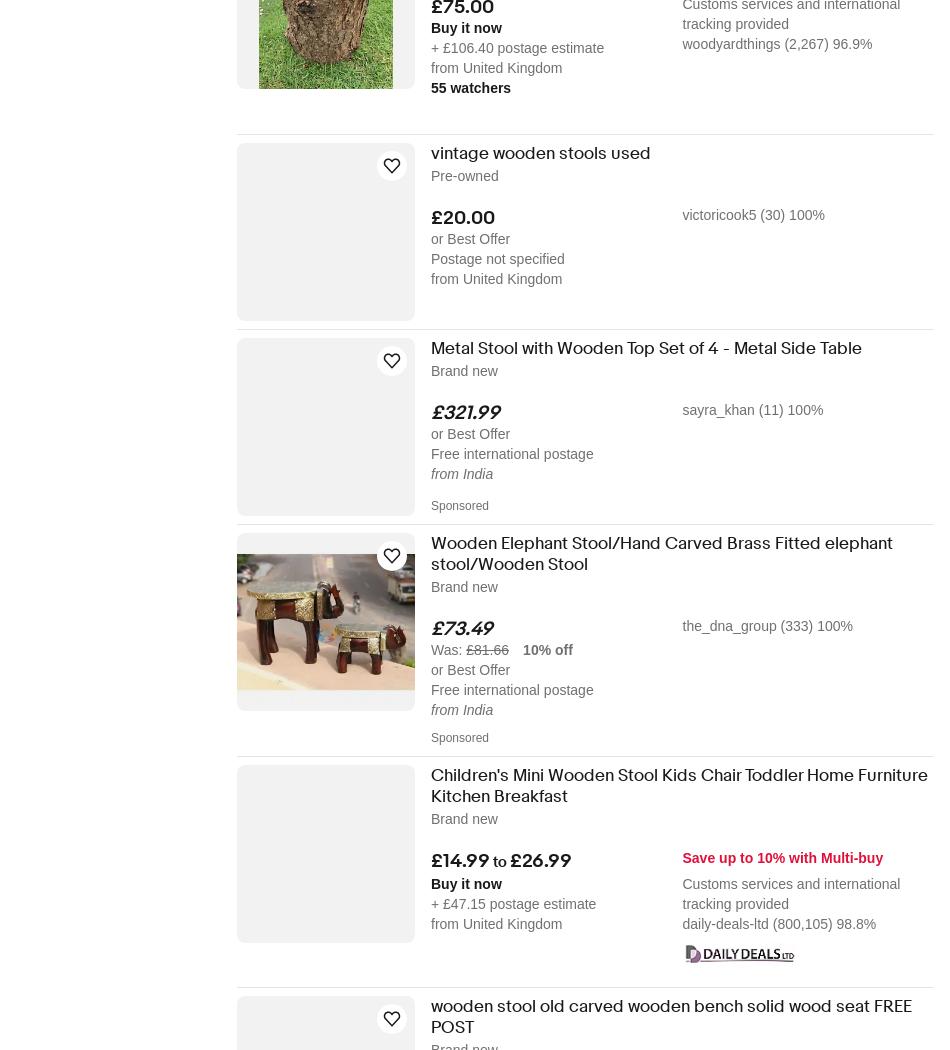 The height and width of the screenshot is (1050, 950). What do you see at coordinates (682, 892) in the screenshot?
I see `'Customs services and international tracking provided'` at bounding box center [682, 892].